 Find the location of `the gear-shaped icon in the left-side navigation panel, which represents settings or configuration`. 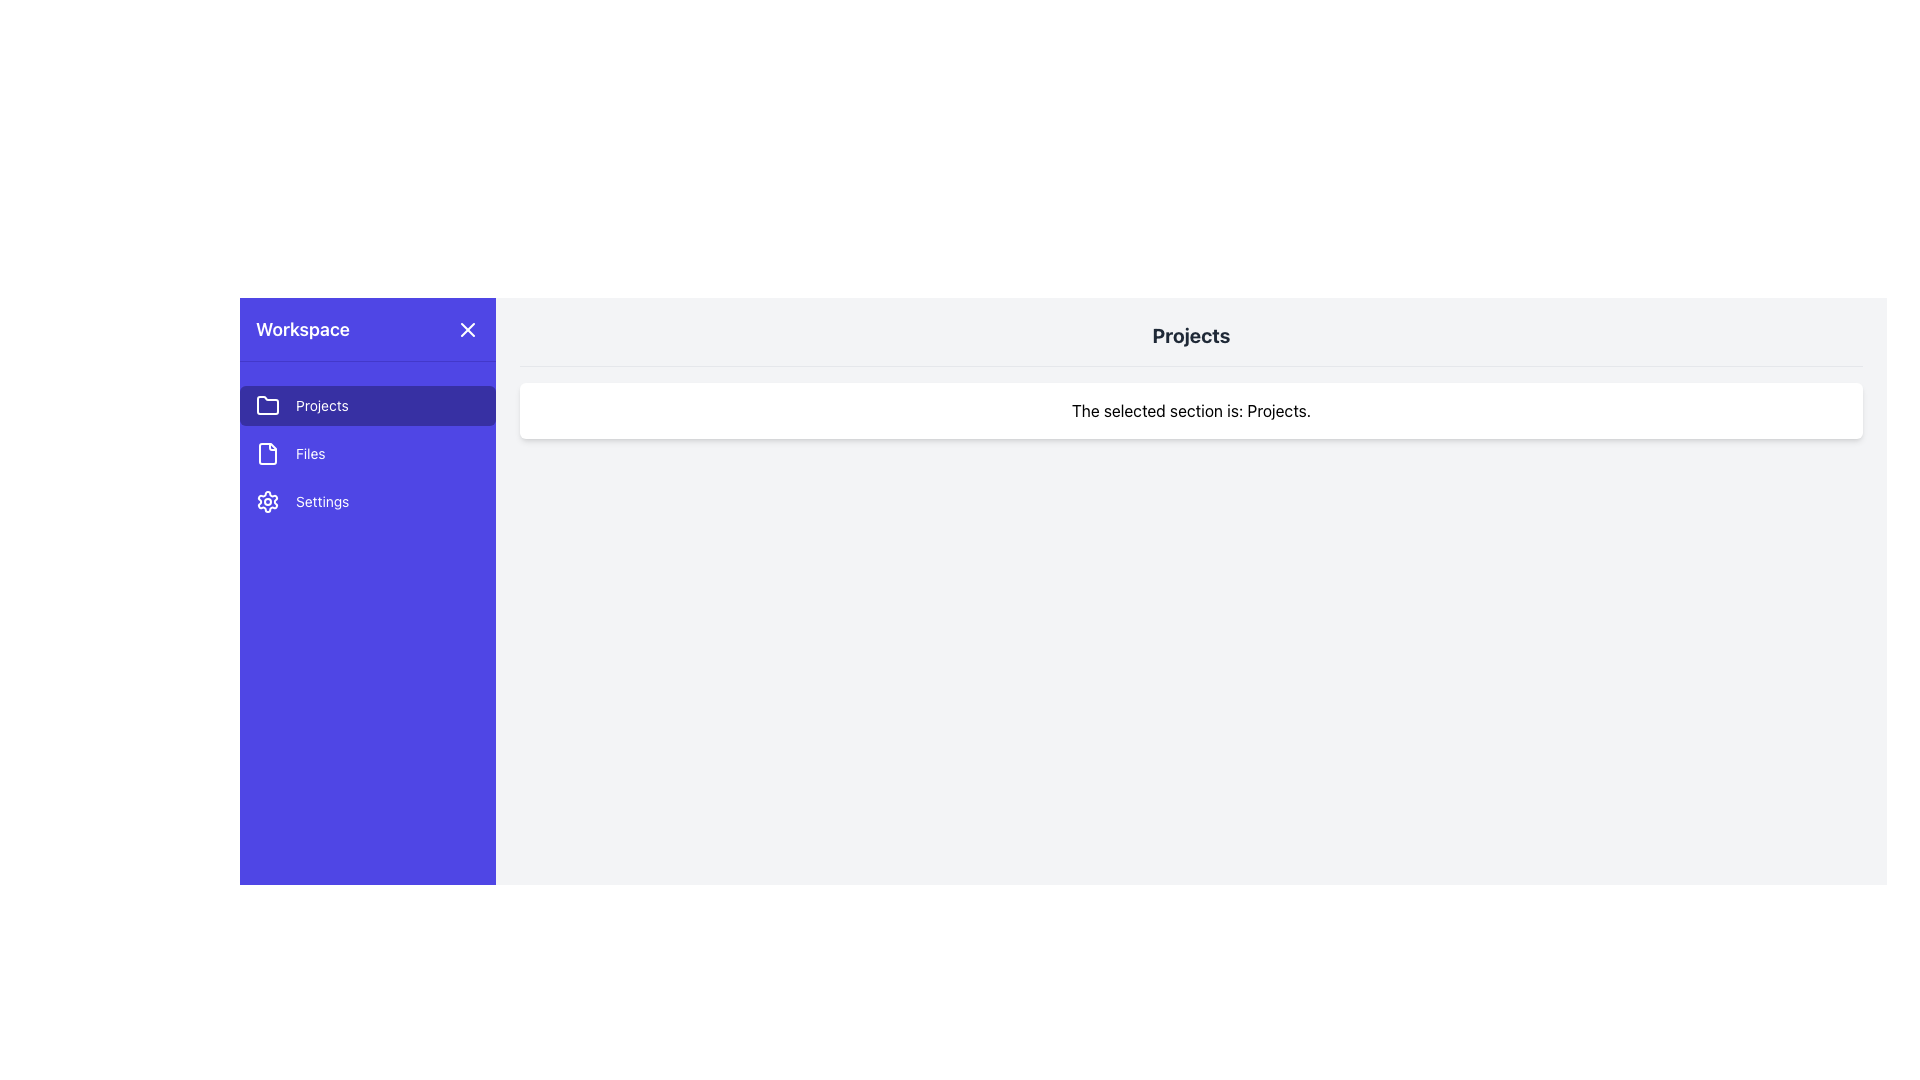

the gear-shaped icon in the left-side navigation panel, which represents settings or configuration is located at coordinates (267, 500).